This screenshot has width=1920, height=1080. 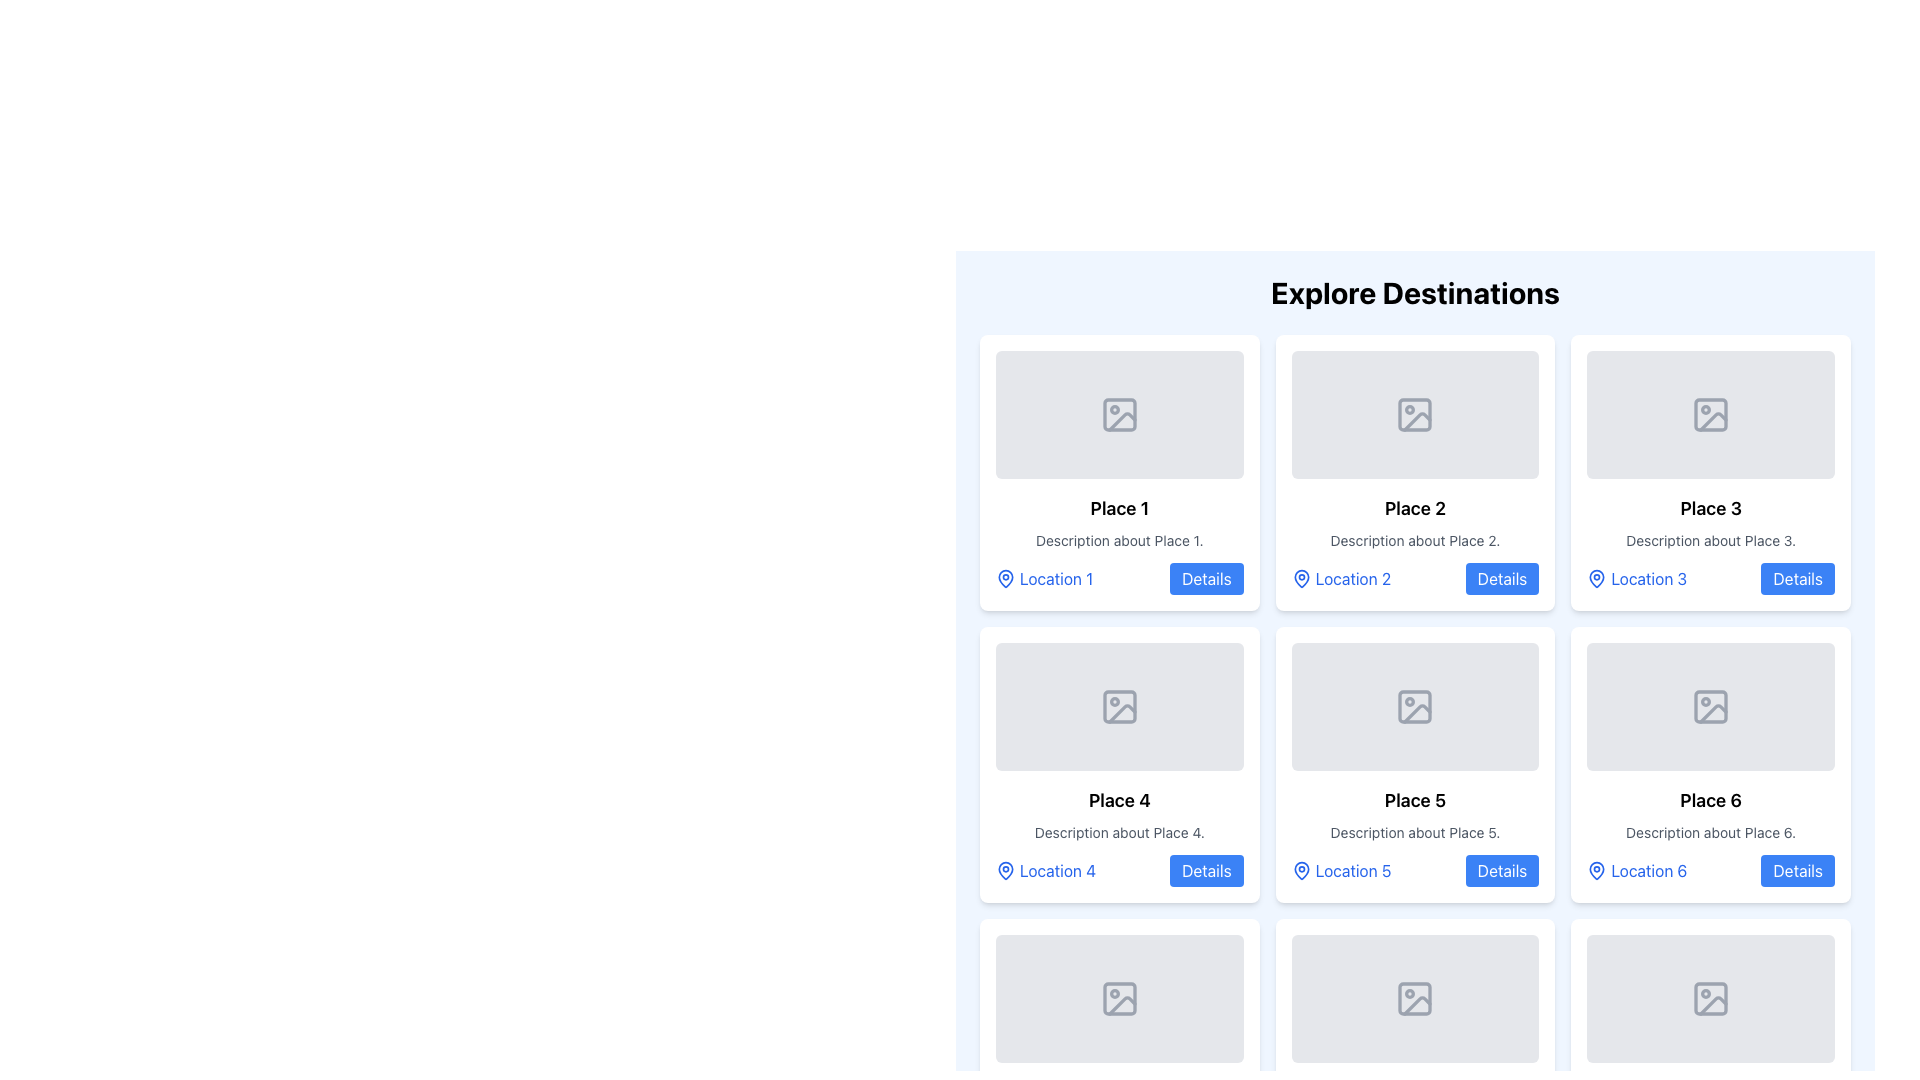 I want to click on the text label displaying 'Place 5', which is prominently positioned above descriptive text within a white, rounded card, so click(x=1414, y=800).